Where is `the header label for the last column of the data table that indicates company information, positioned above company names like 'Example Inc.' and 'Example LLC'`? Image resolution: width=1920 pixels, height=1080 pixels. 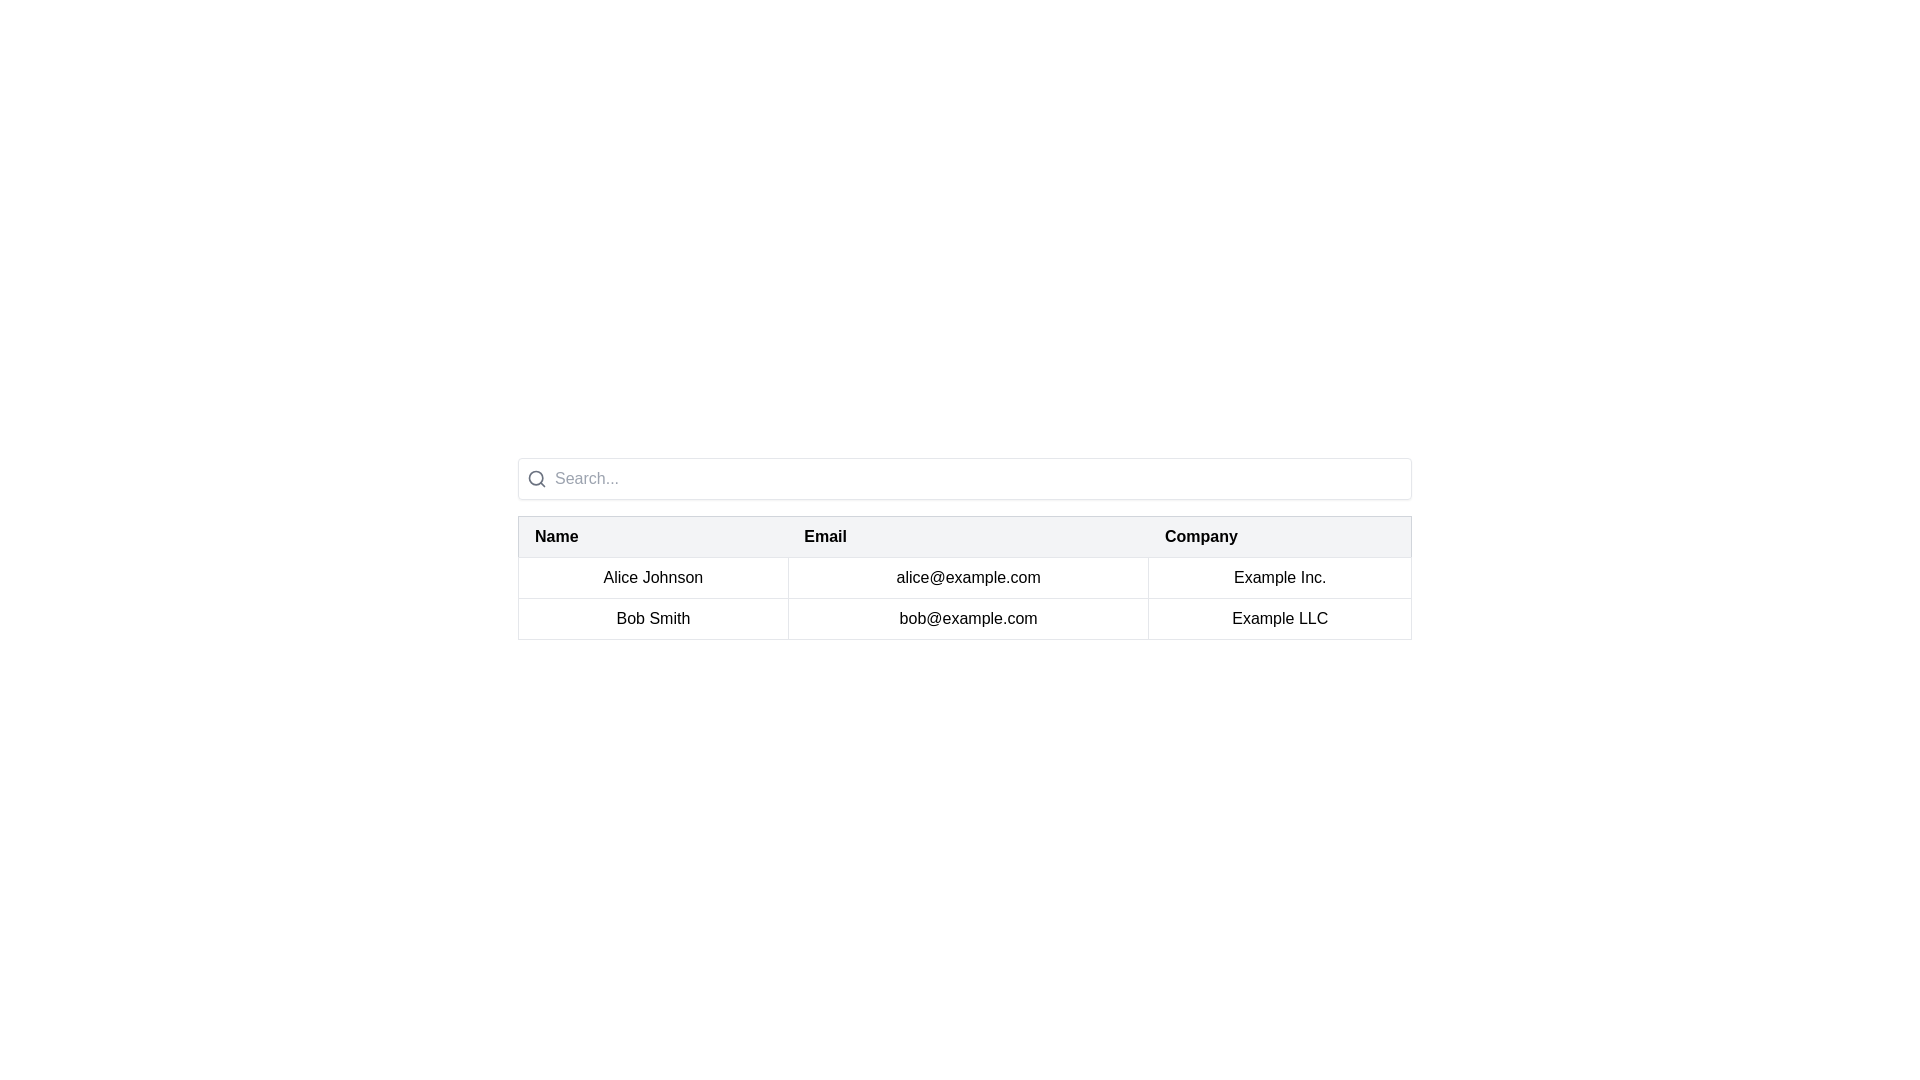
the header label for the last column of the data table that indicates company information, positioned above company names like 'Example Inc.' and 'Example LLC' is located at coordinates (1200, 535).